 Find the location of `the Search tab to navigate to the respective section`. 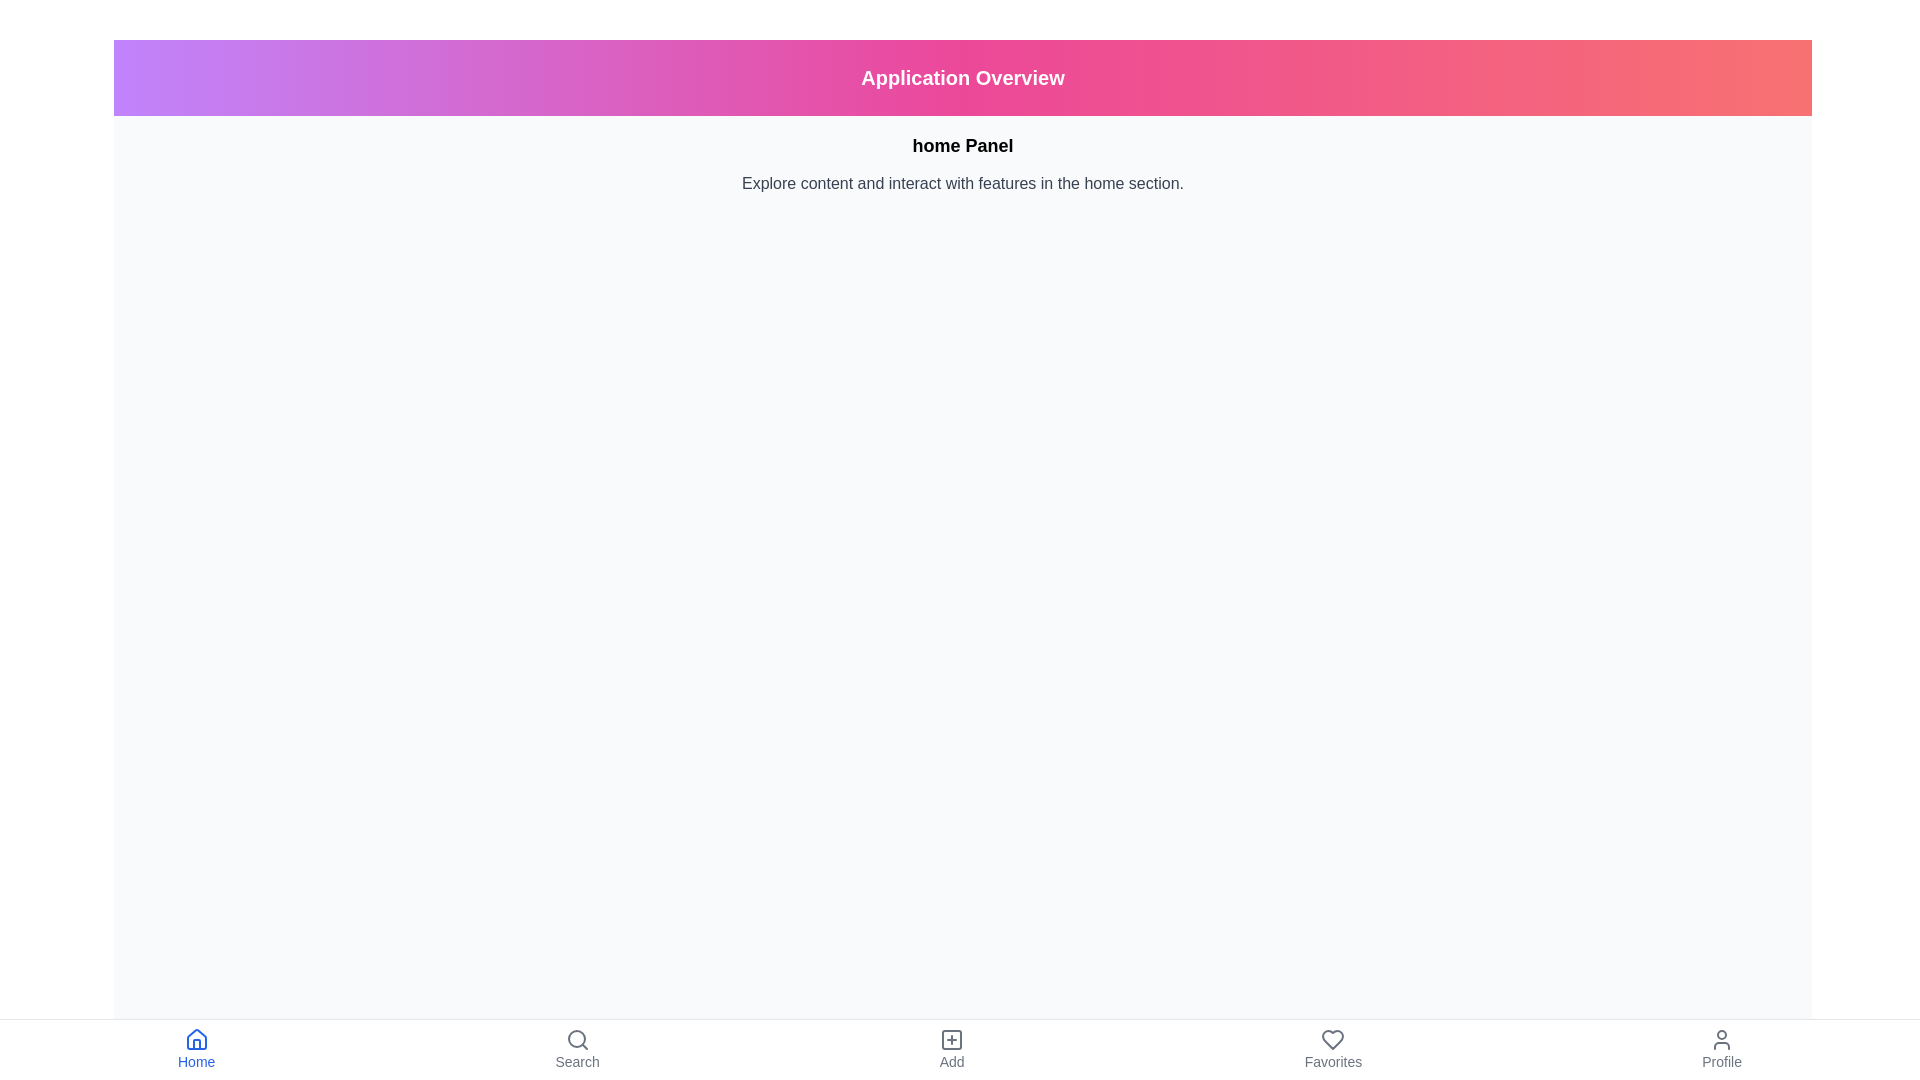

the Search tab to navigate to the respective section is located at coordinates (575, 1048).